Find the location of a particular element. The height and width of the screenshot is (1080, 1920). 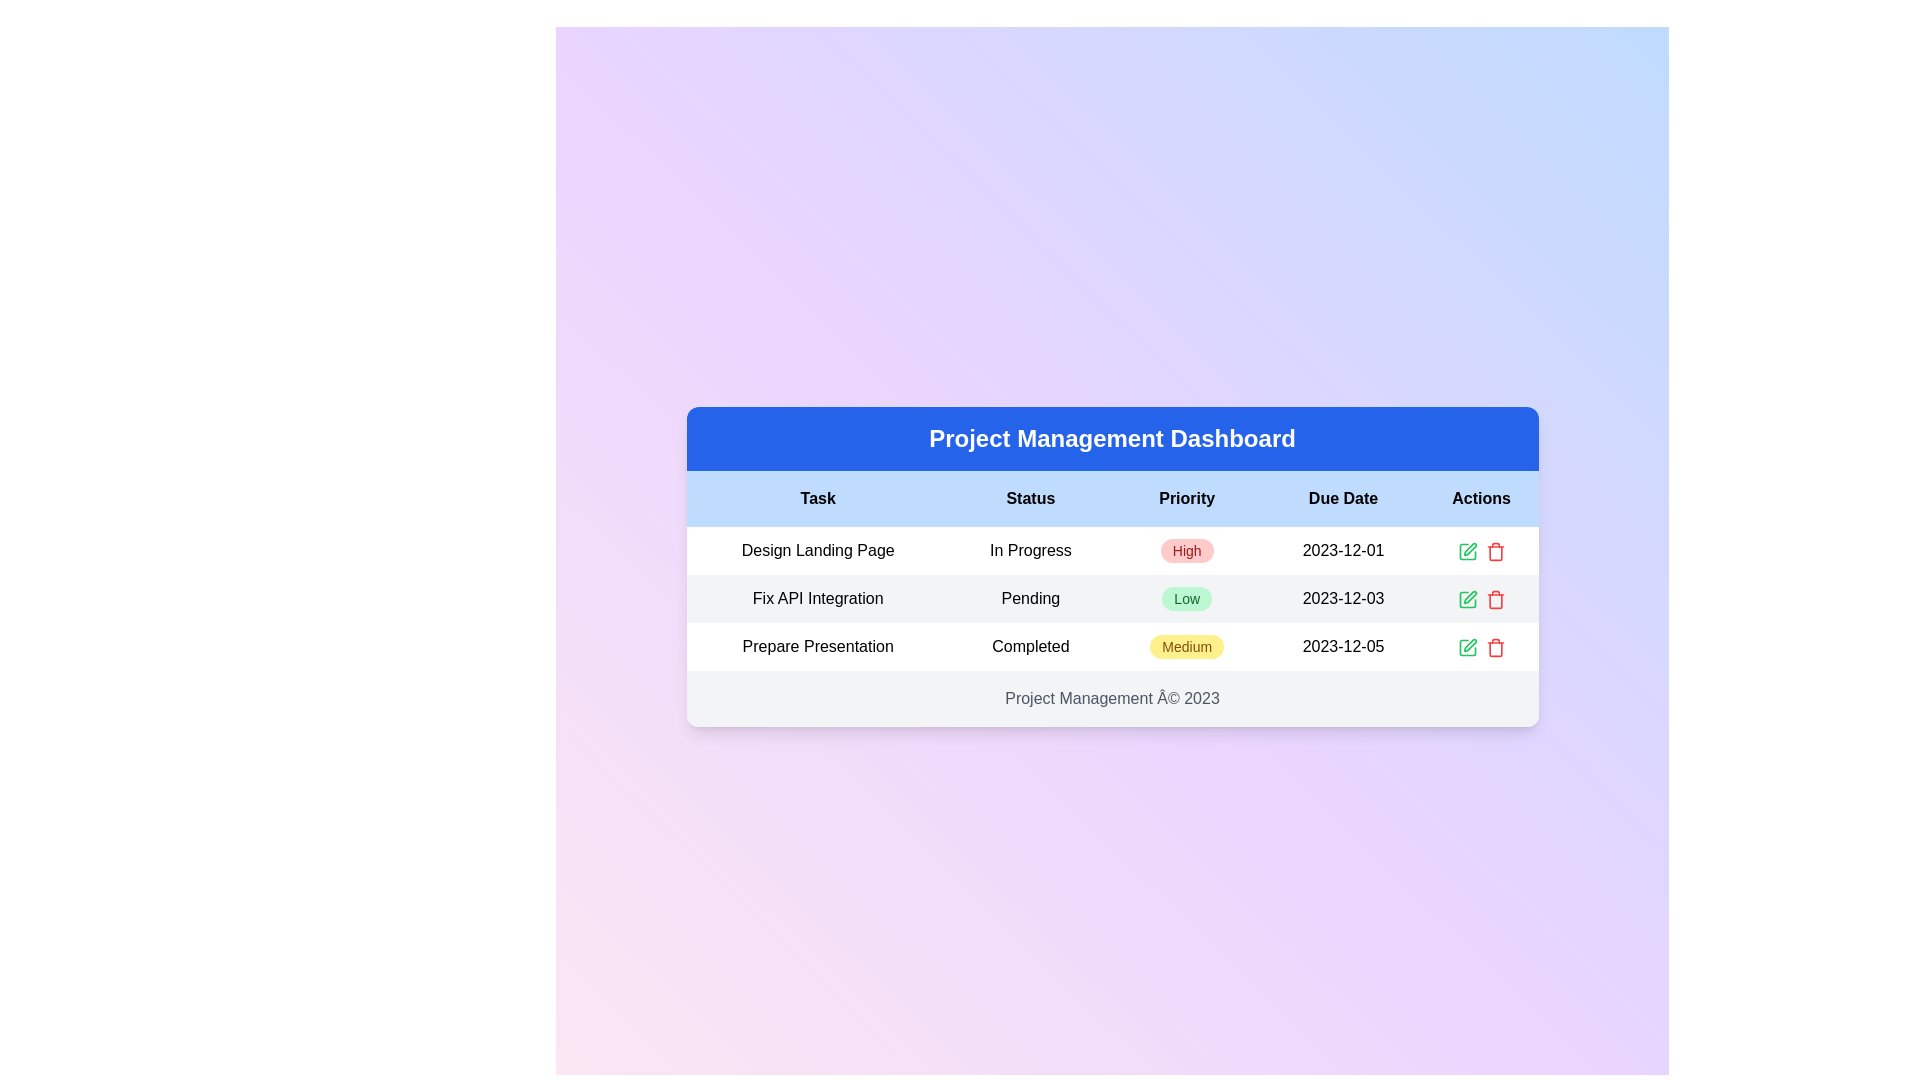

the Static Text element displaying '2023-12-01' in the 'Due Date' column of the table is located at coordinates (1343, 551).